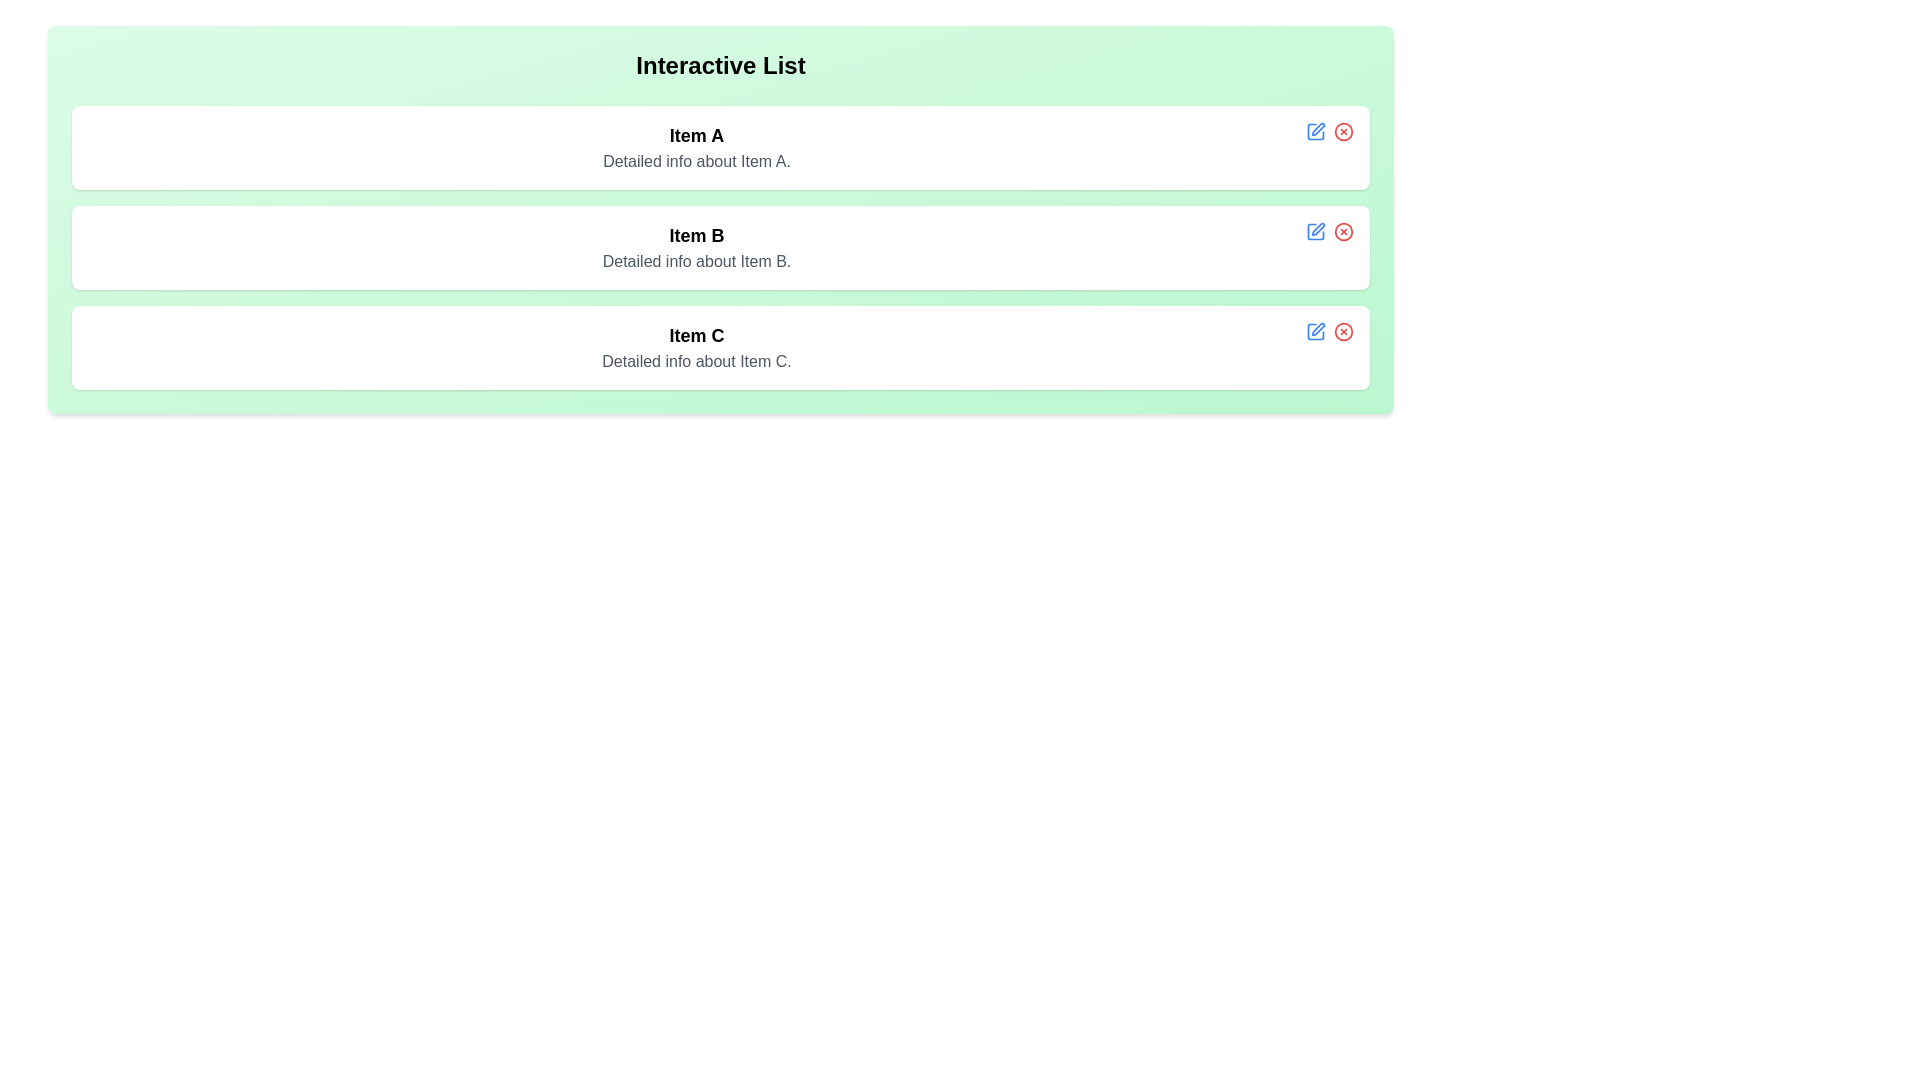  I want to click on informational text block that contains the bold text 'Item B' and the smaller gray text 'Detailed info about Item B.', which is centrally aligned in a white box with rounded corners and located within a light green background, so click(696, 246).